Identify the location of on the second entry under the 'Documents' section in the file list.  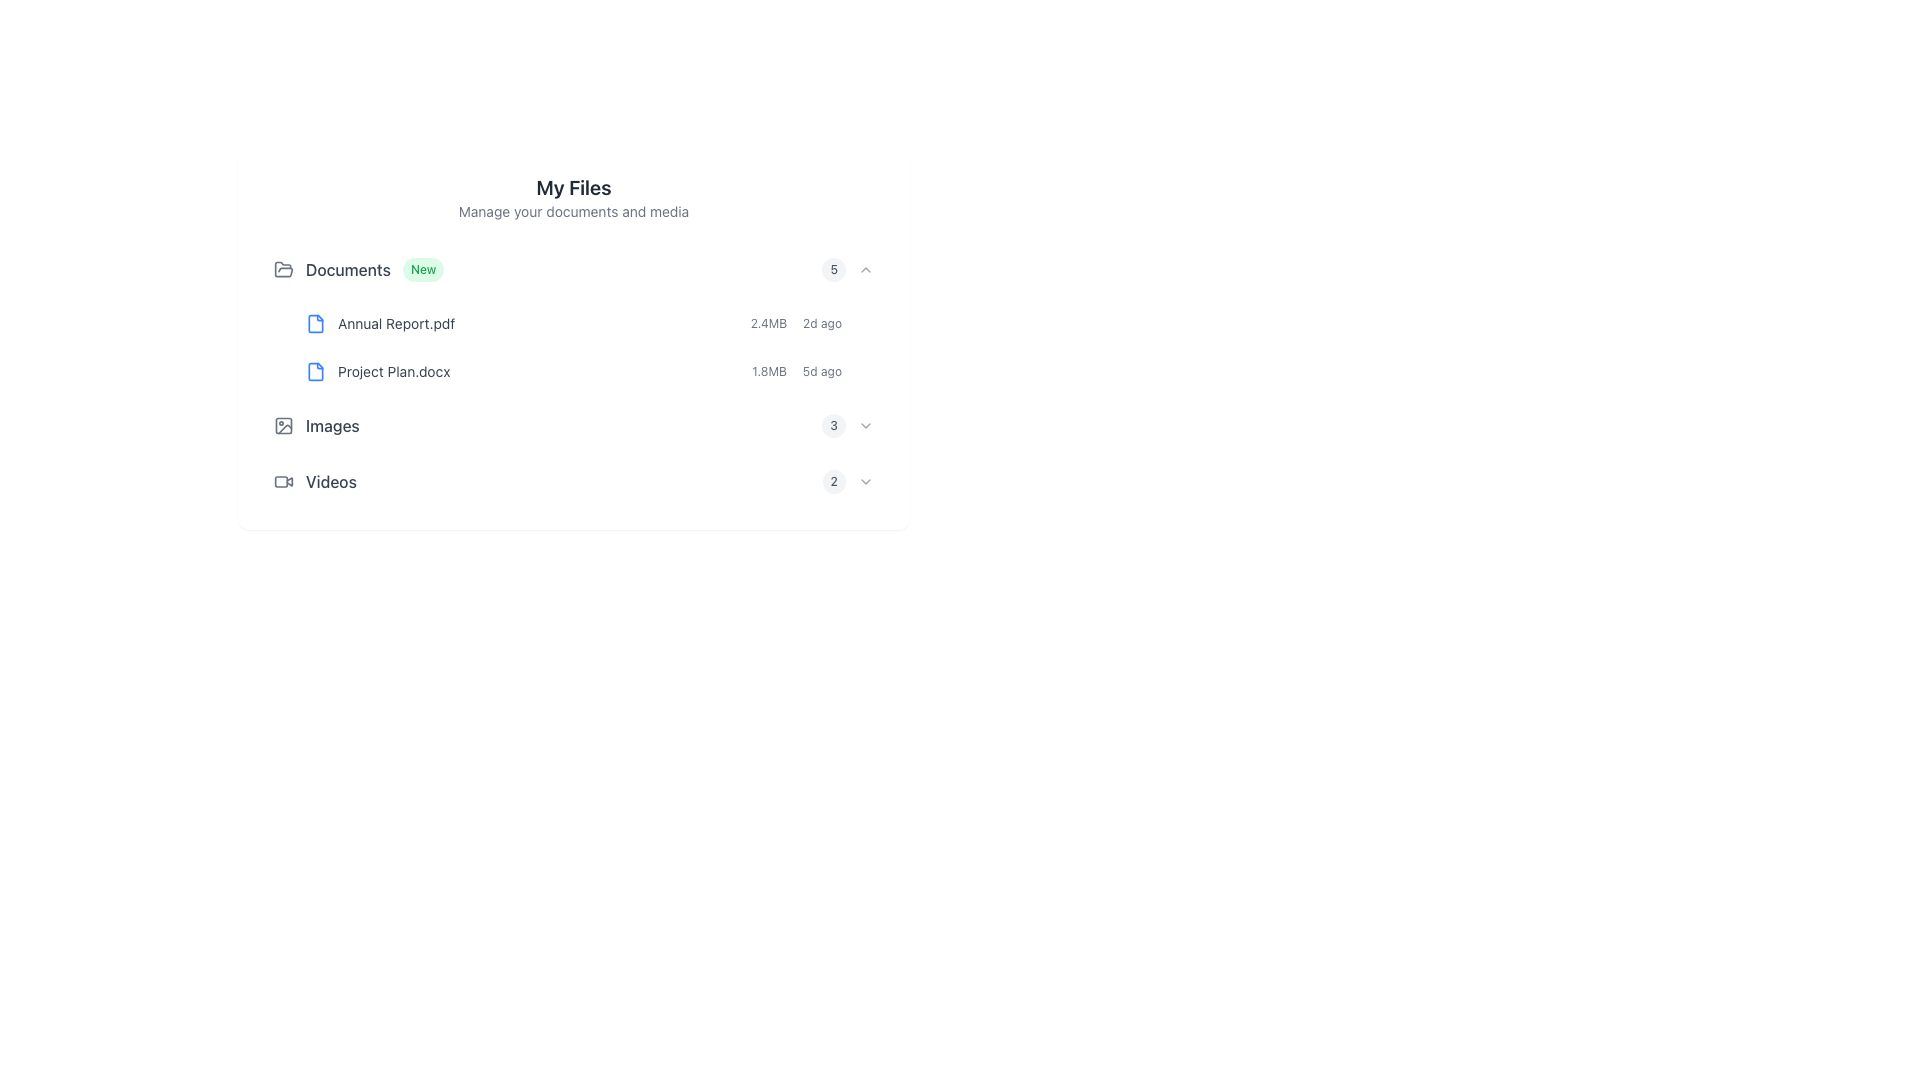
(589, 371).